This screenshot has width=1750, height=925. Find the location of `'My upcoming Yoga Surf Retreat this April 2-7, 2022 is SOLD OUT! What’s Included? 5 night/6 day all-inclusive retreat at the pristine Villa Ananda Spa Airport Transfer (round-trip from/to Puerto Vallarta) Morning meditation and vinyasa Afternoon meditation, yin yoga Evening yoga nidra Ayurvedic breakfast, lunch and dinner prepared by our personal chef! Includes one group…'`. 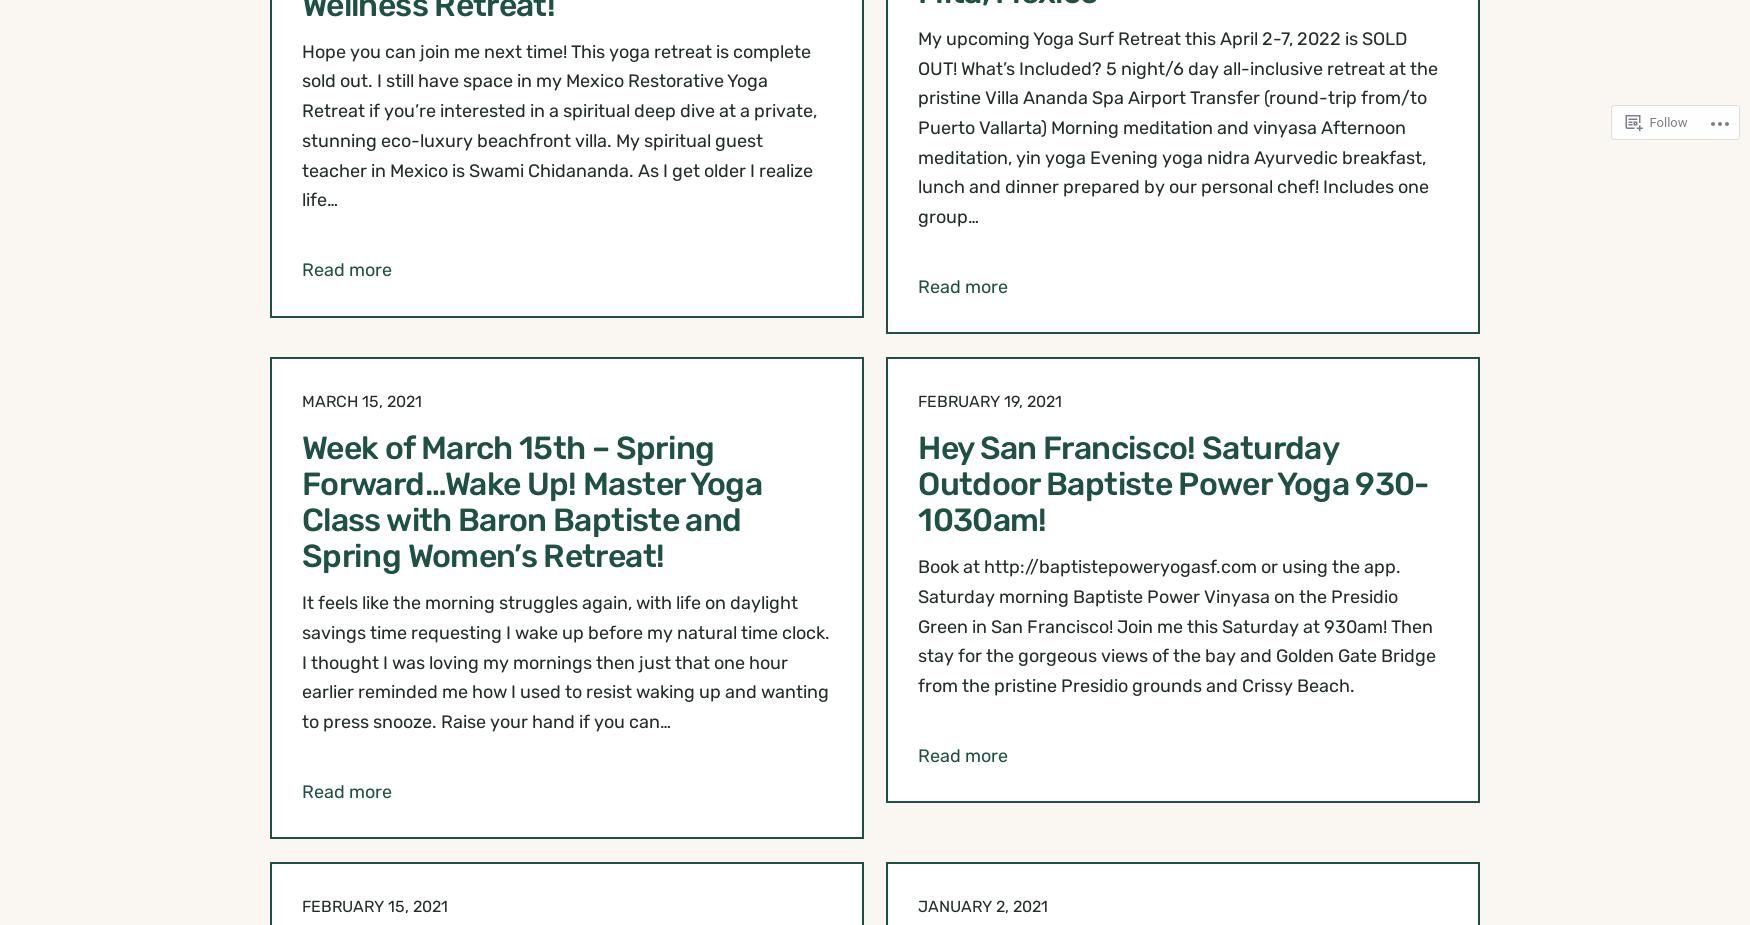

'My upcoming Yoga Surf Retreat this April 2-7, 2022 is SOLD OUT! What’s Included? 5 night/6 day all-inclusive retreat at the pristine Villa Ananda Spa Airport Transfer (round-trip from/to Puerto Vallarta) Morning meditation and vinyasa Afternoon meditation, yin yoga Evening yoga nidra Ayurvedic breakfast, lunch and dinner prepared by our personal chef! Includes one group…' is located at coordinates (1176, 126).